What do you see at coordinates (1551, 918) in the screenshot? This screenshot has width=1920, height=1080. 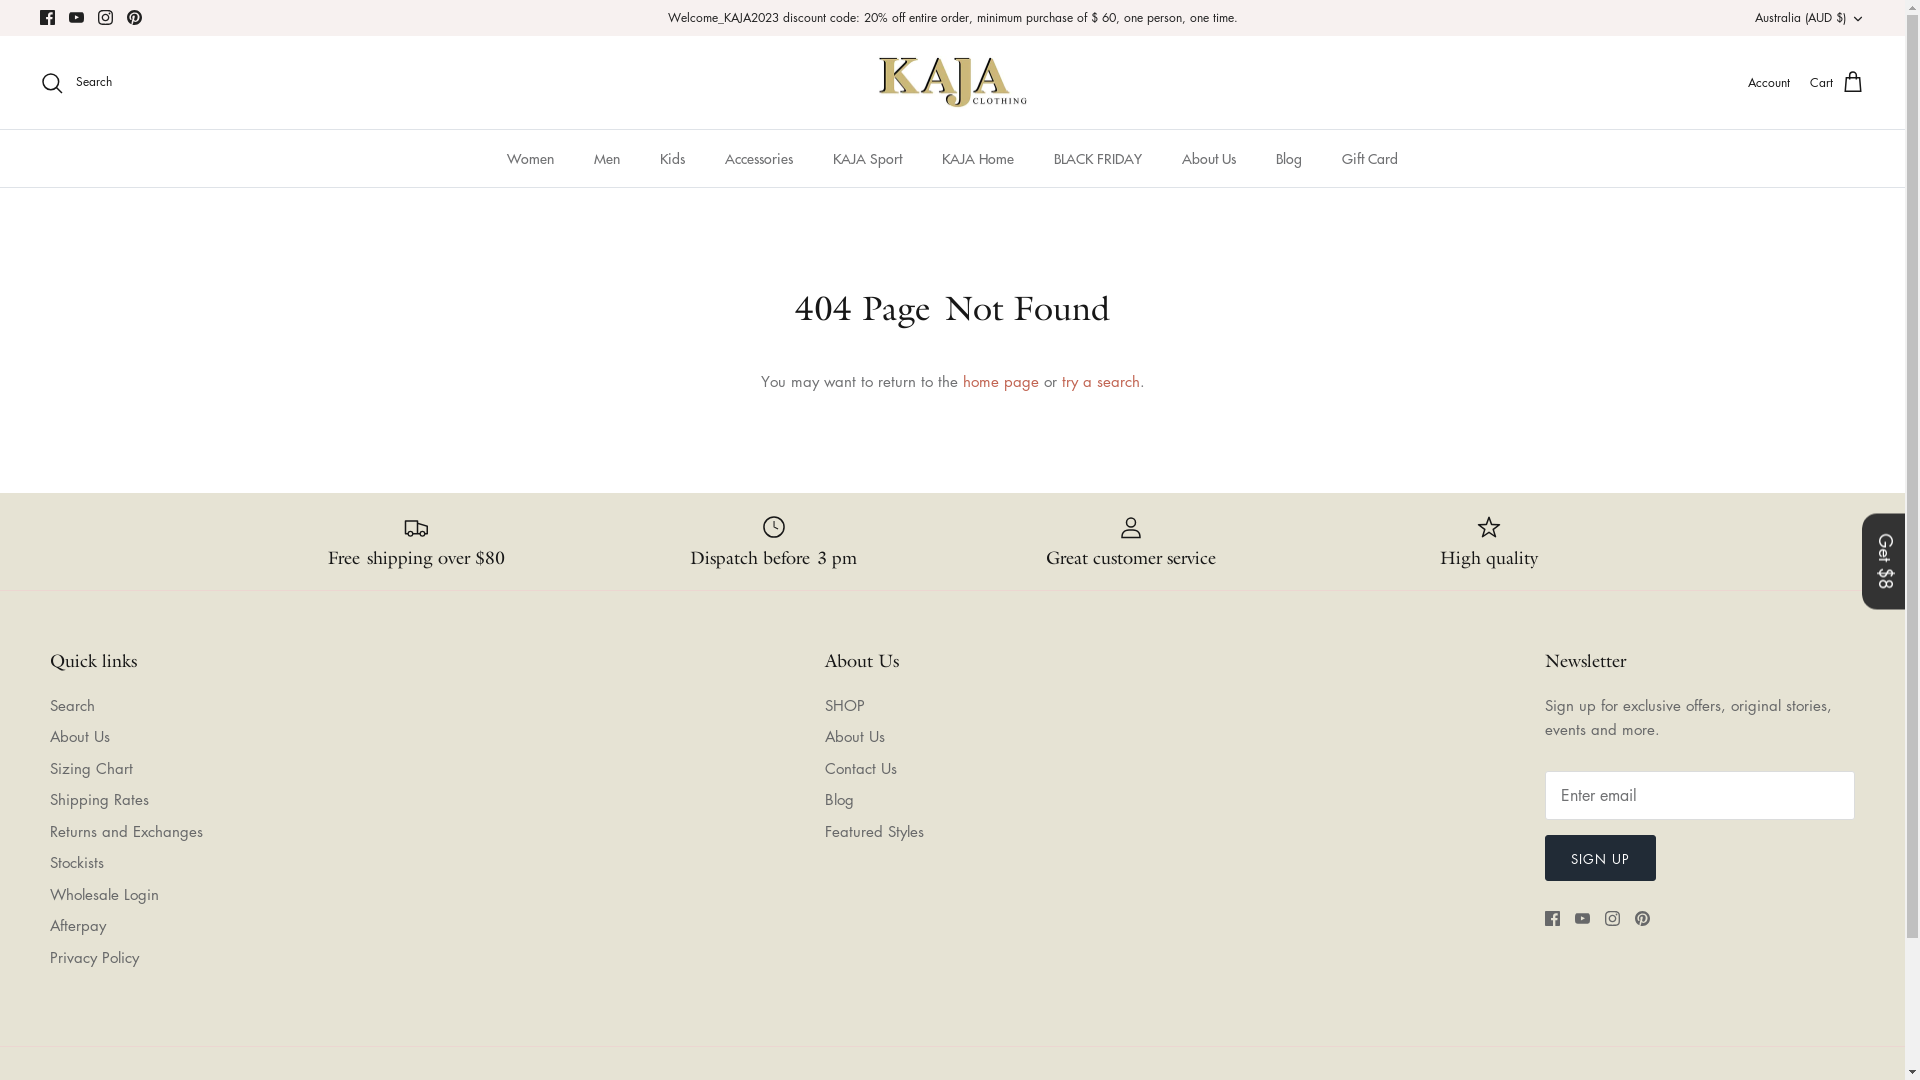 I see `'Facebook'` at bounding box center [1551, 918].